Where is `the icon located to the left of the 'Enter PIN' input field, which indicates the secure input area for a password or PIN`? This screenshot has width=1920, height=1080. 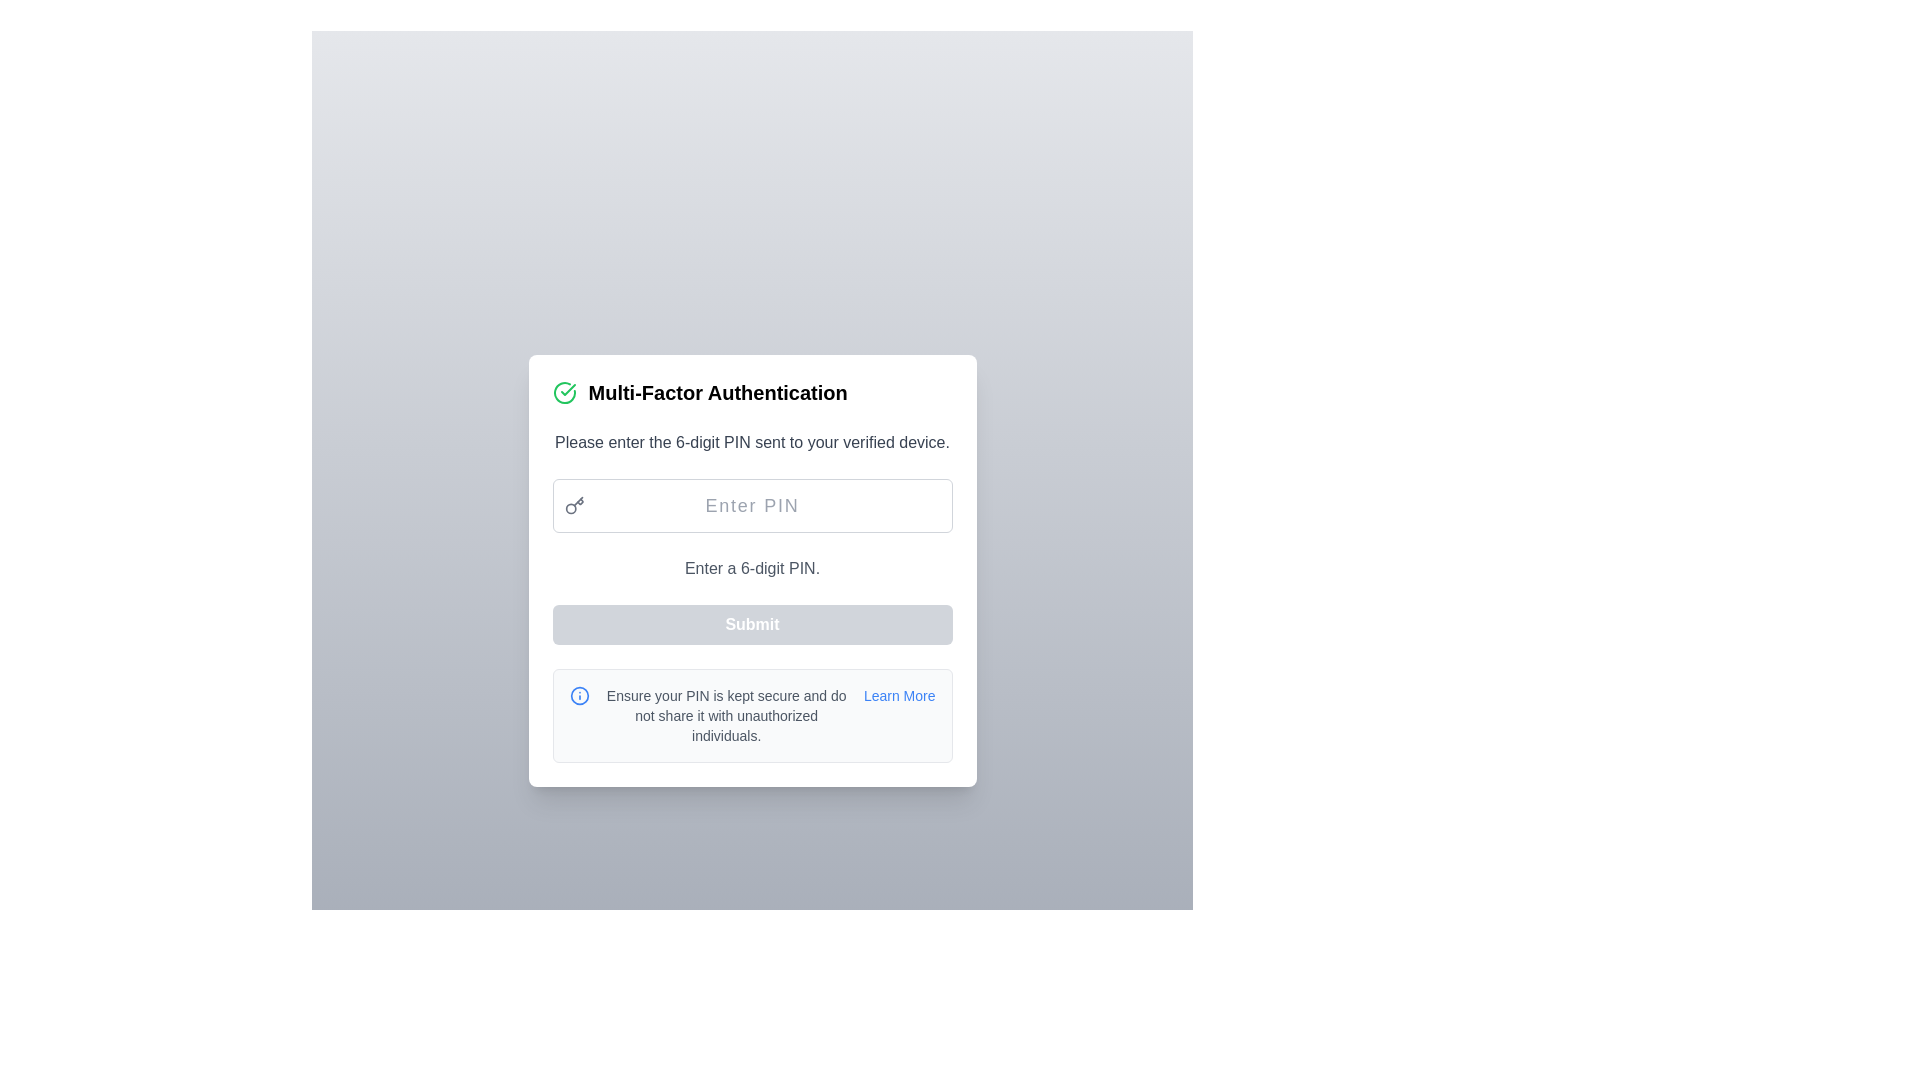 the icon located to the left of the 'Enter PIN' input field, which indicates the secure input area for a password or PIN is located at coordinates (573, 504).